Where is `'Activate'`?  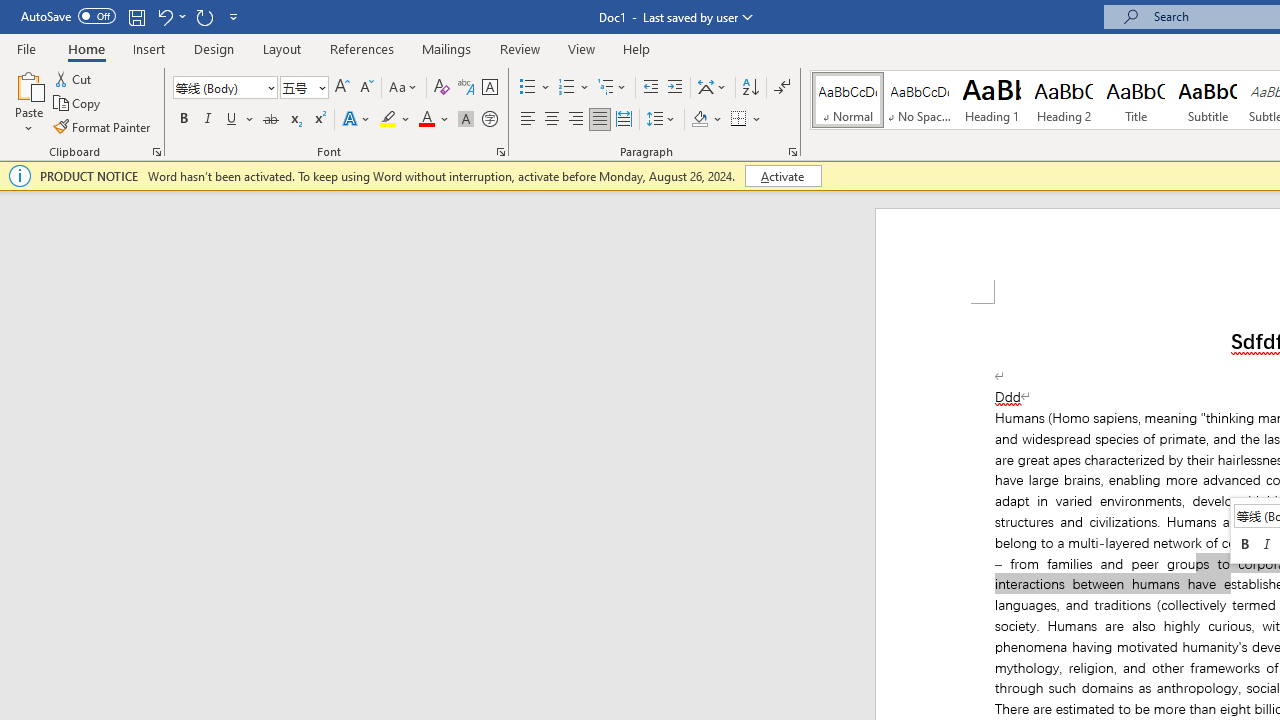 'Activate' is located at coordinates (782, 175).